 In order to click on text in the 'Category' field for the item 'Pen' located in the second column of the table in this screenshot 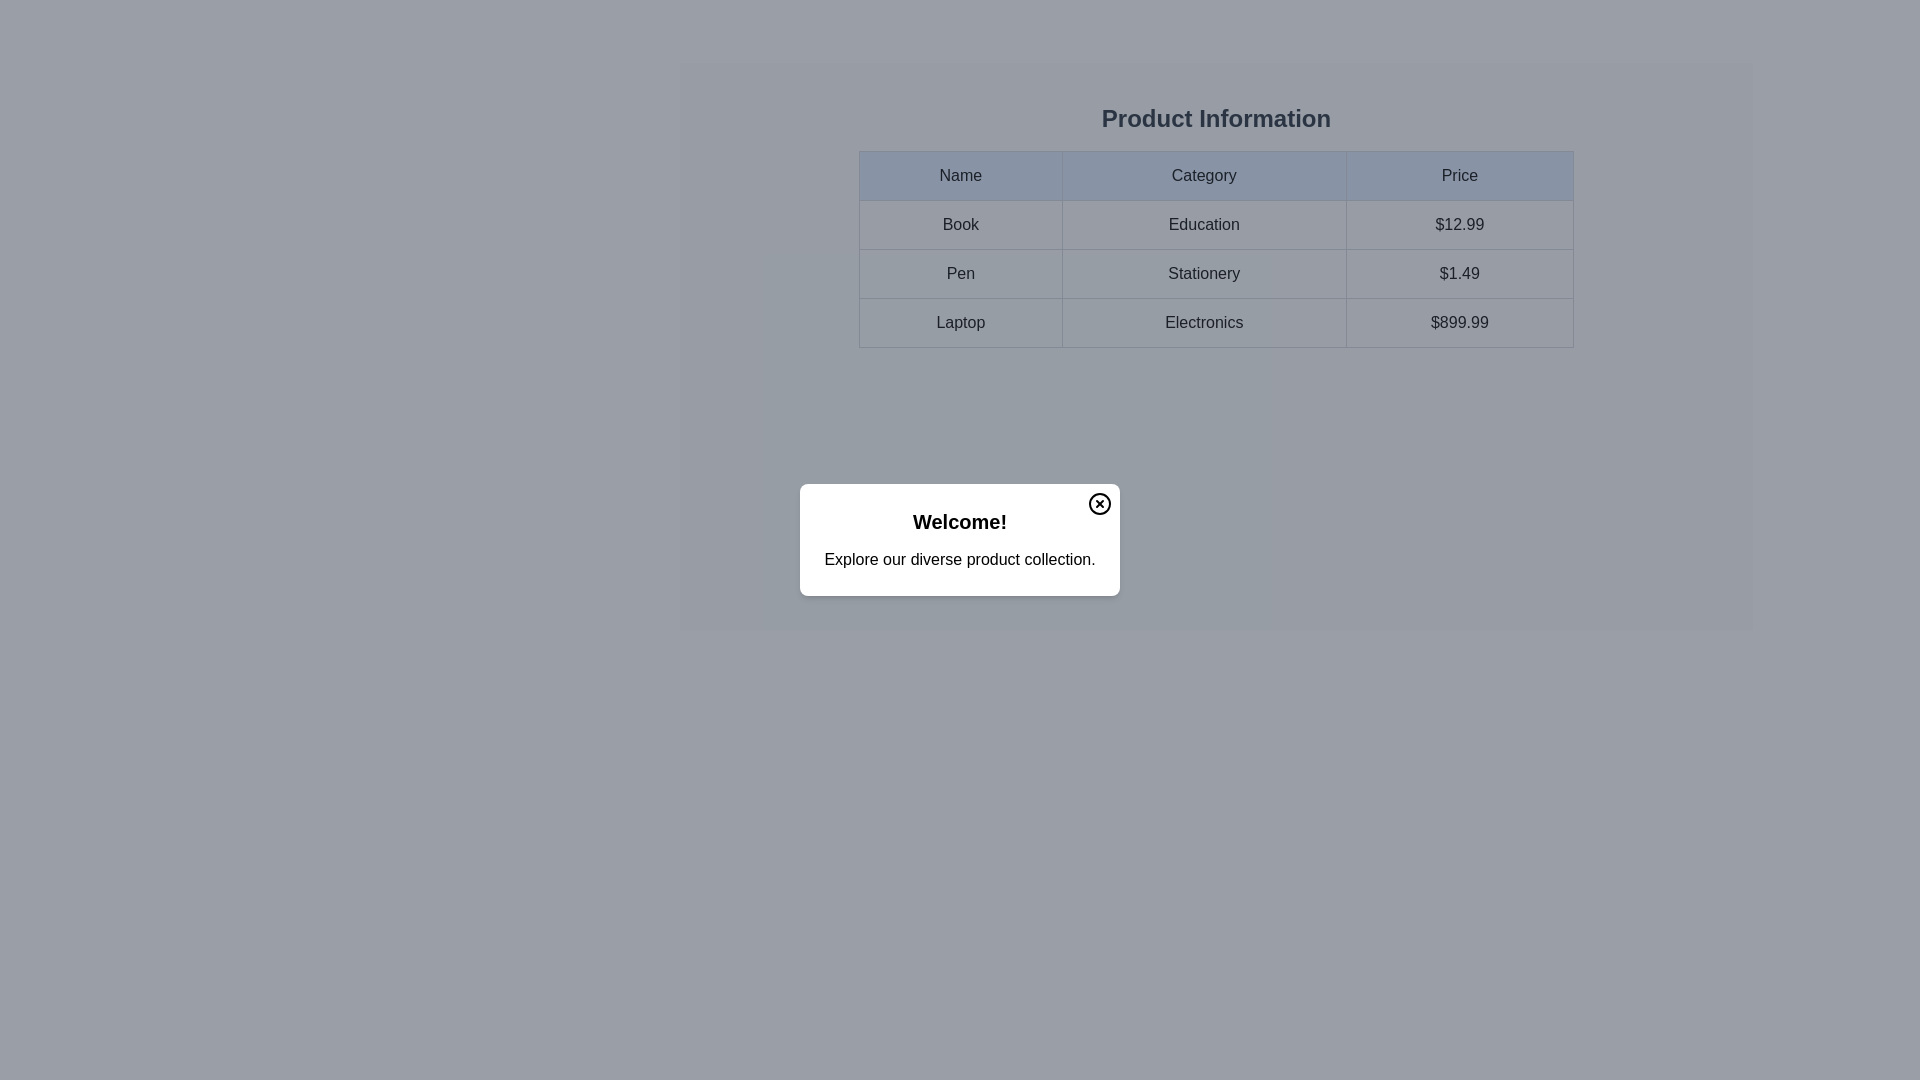, I will do `click(1215, 273)`.